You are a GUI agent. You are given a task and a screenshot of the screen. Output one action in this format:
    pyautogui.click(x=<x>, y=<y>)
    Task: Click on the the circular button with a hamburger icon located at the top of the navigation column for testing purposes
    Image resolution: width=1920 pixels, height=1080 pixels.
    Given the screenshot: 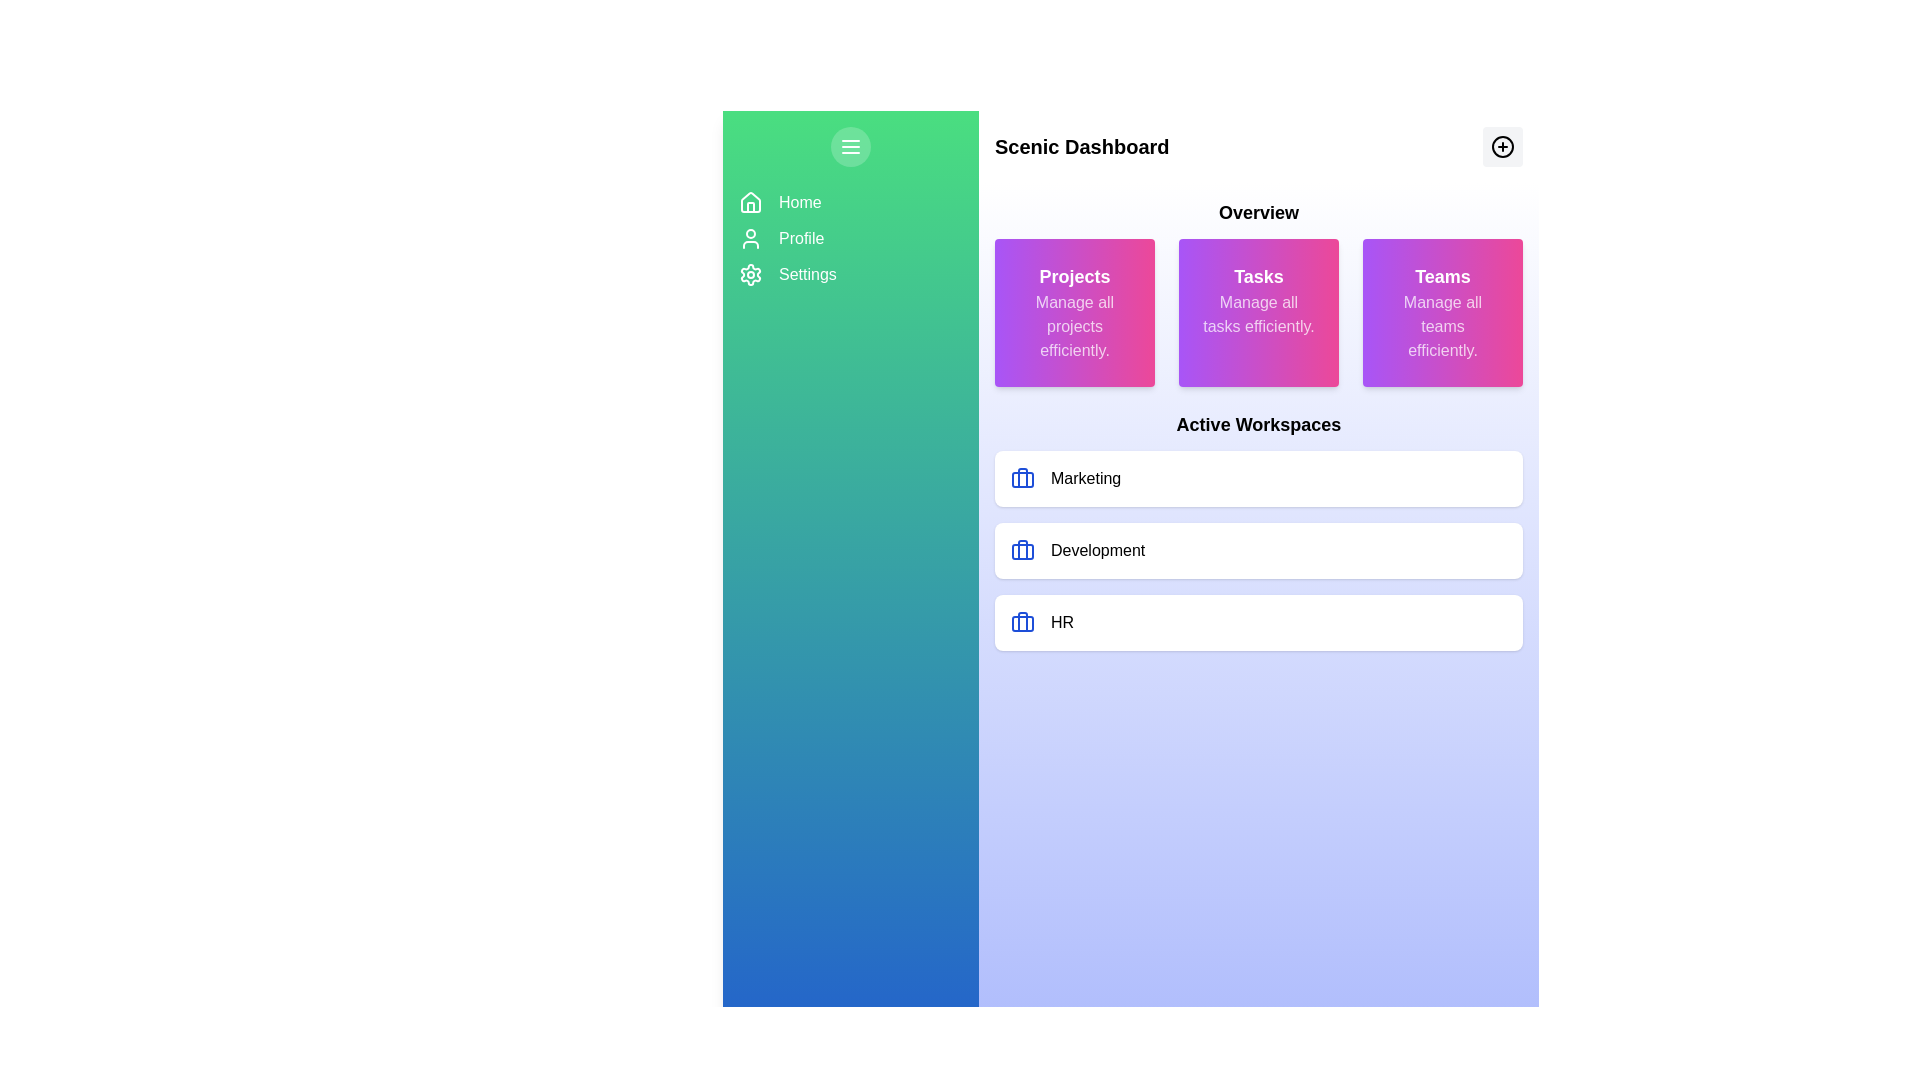 What is the action you would take?
    pyautogui.click(x=850, y=145)
    